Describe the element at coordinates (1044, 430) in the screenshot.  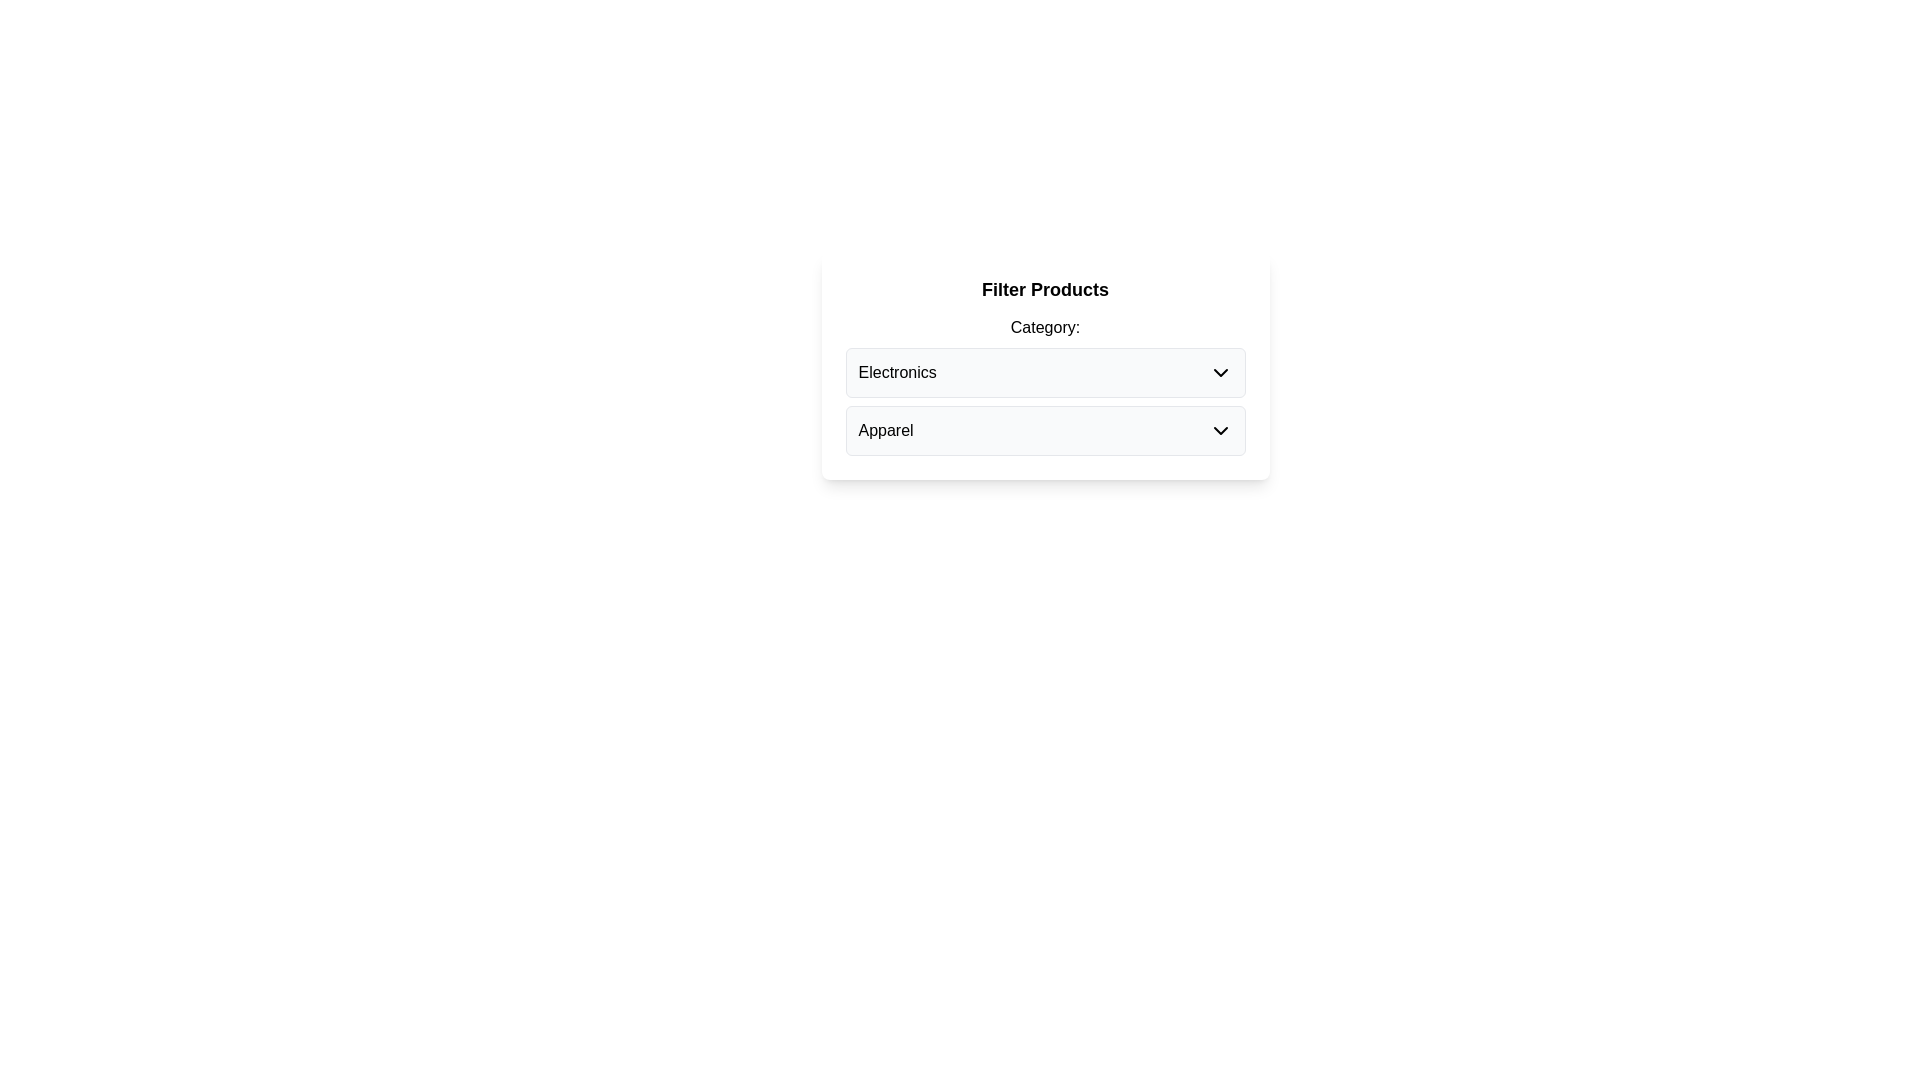
I see `the Dropdown button located below the 'Electronics' category` at that location.